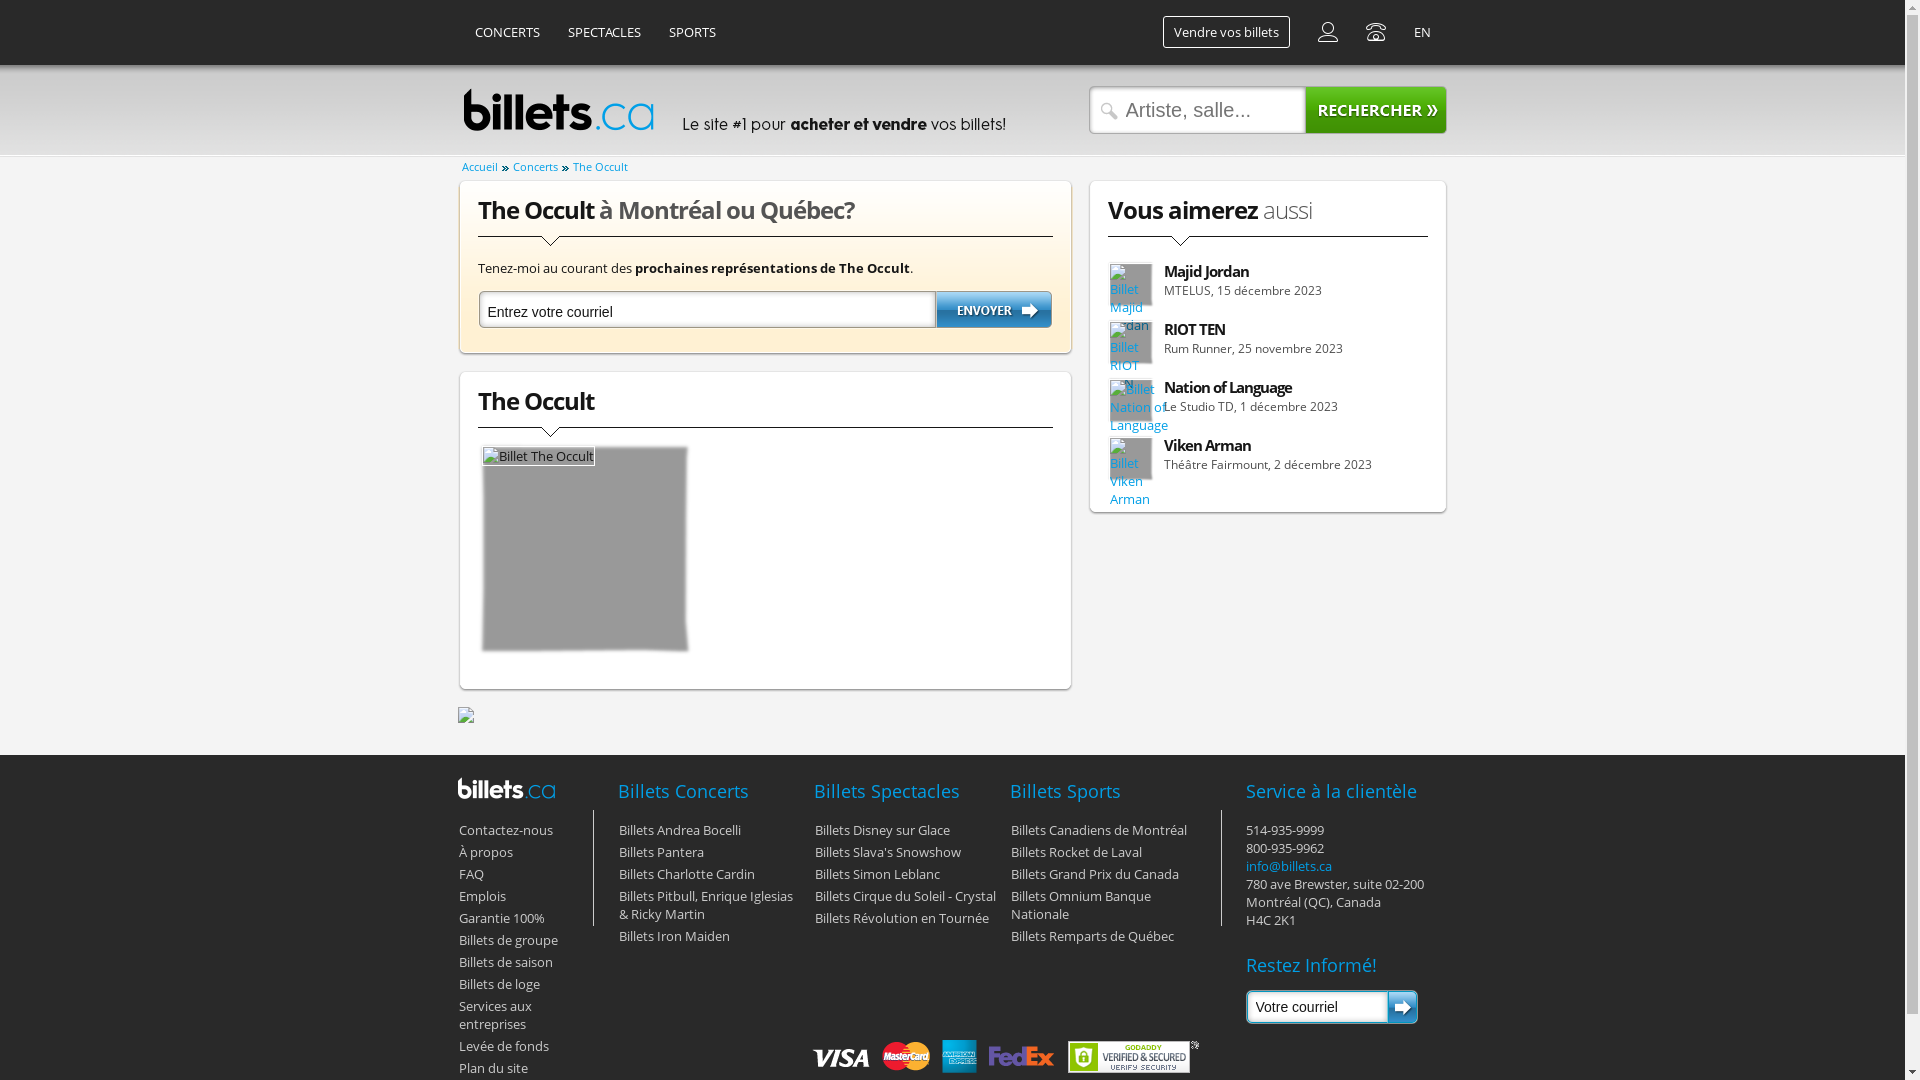 The width and height of the screenshot is (1920, 1080). What do you see at coordinates (617, 789) in the screenshot?
I see `'Billets Concerts'` at bounding box center [617, 789].